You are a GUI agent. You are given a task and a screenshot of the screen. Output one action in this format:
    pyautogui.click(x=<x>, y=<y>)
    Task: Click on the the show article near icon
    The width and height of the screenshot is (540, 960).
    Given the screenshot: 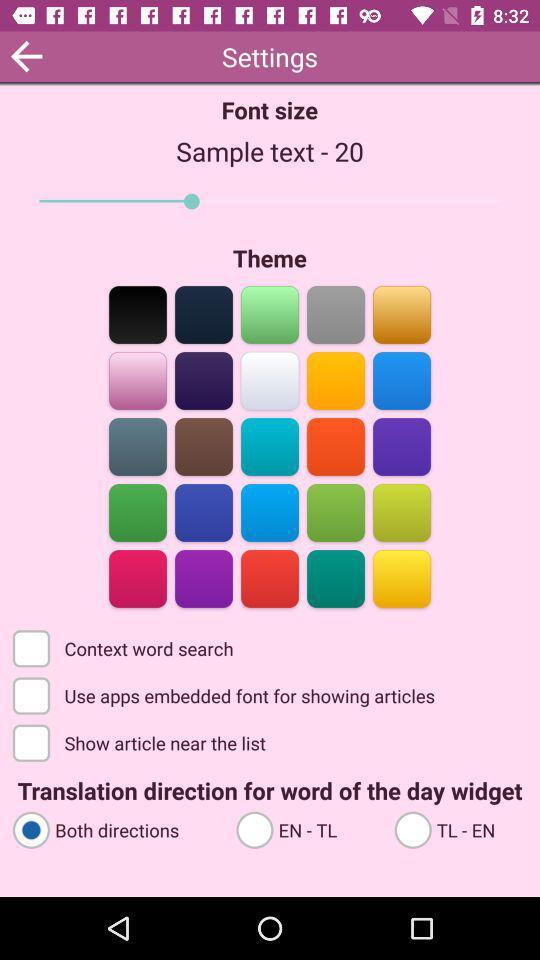 What is the action you would take?
    pyautogui.click(x=140, y=741)
    